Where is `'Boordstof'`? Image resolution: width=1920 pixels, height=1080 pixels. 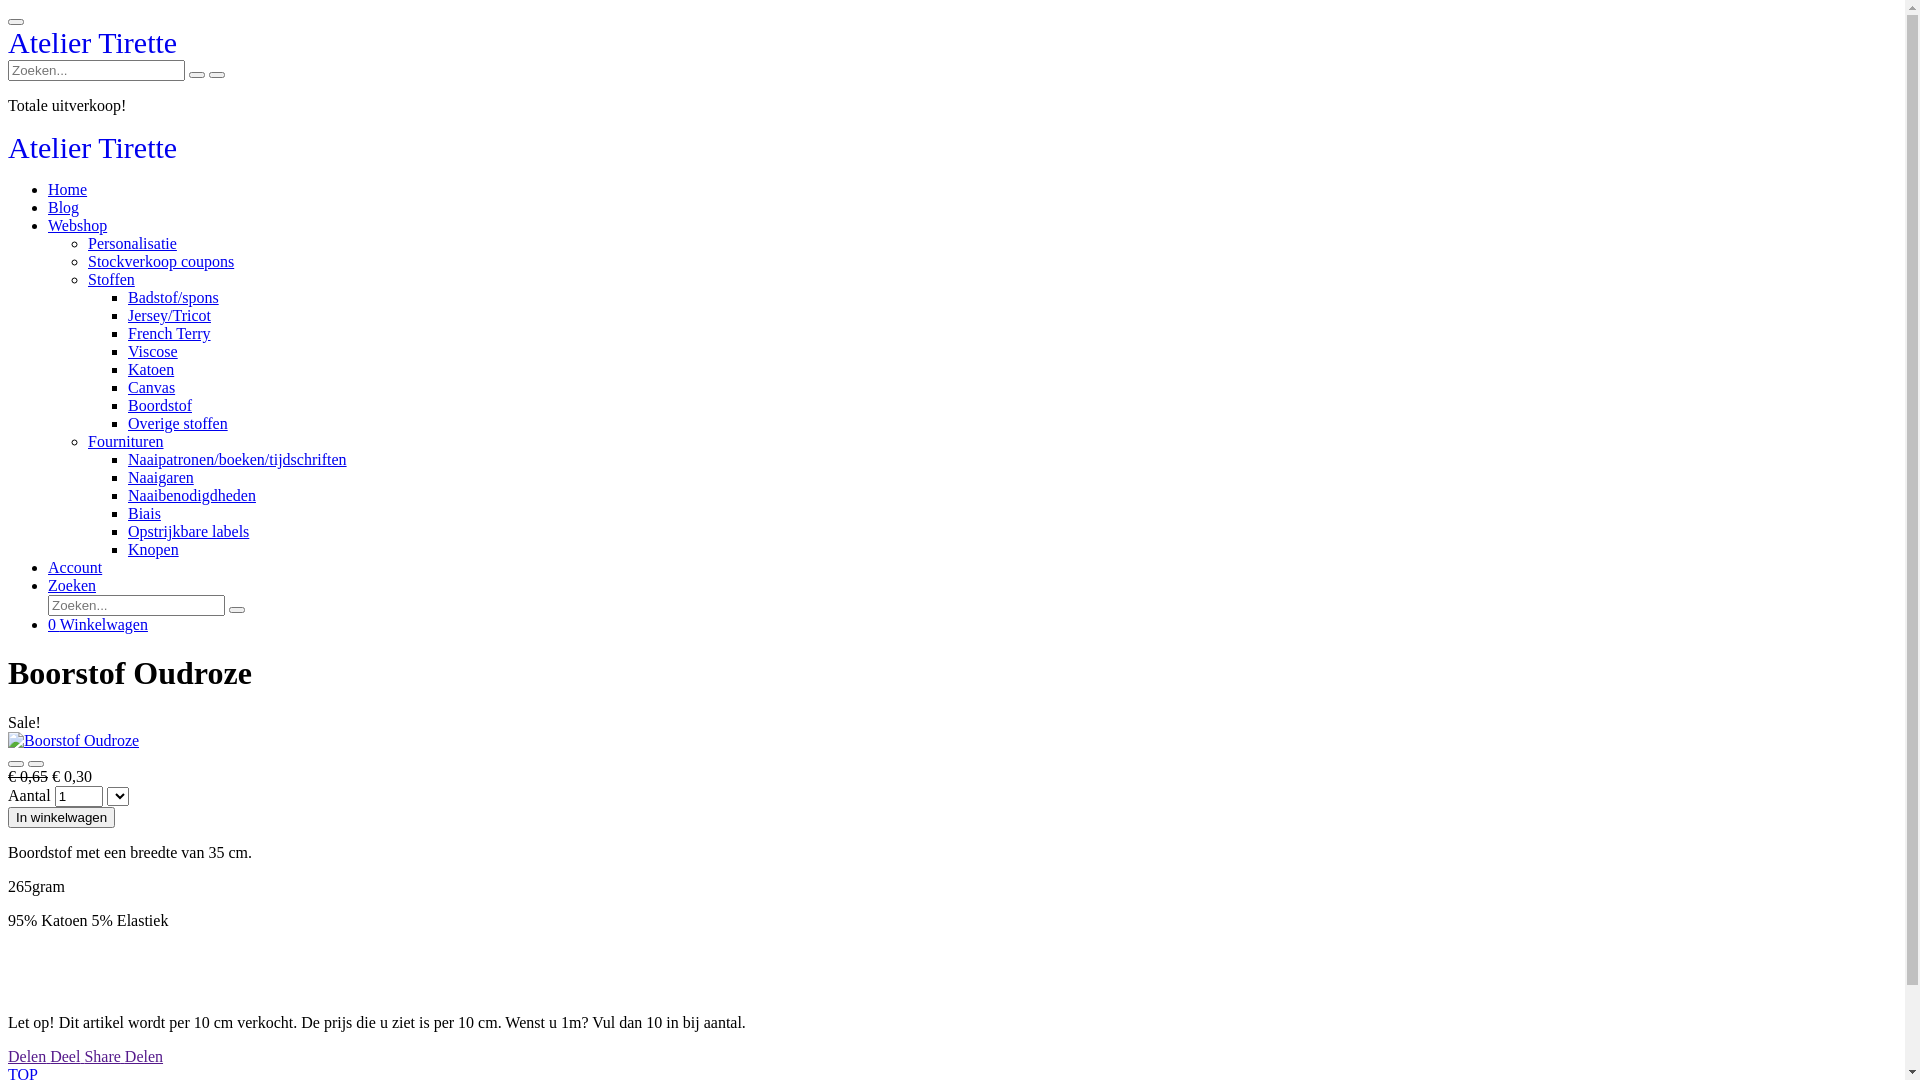
'Boordstof' is located at coordinates (158, 405).